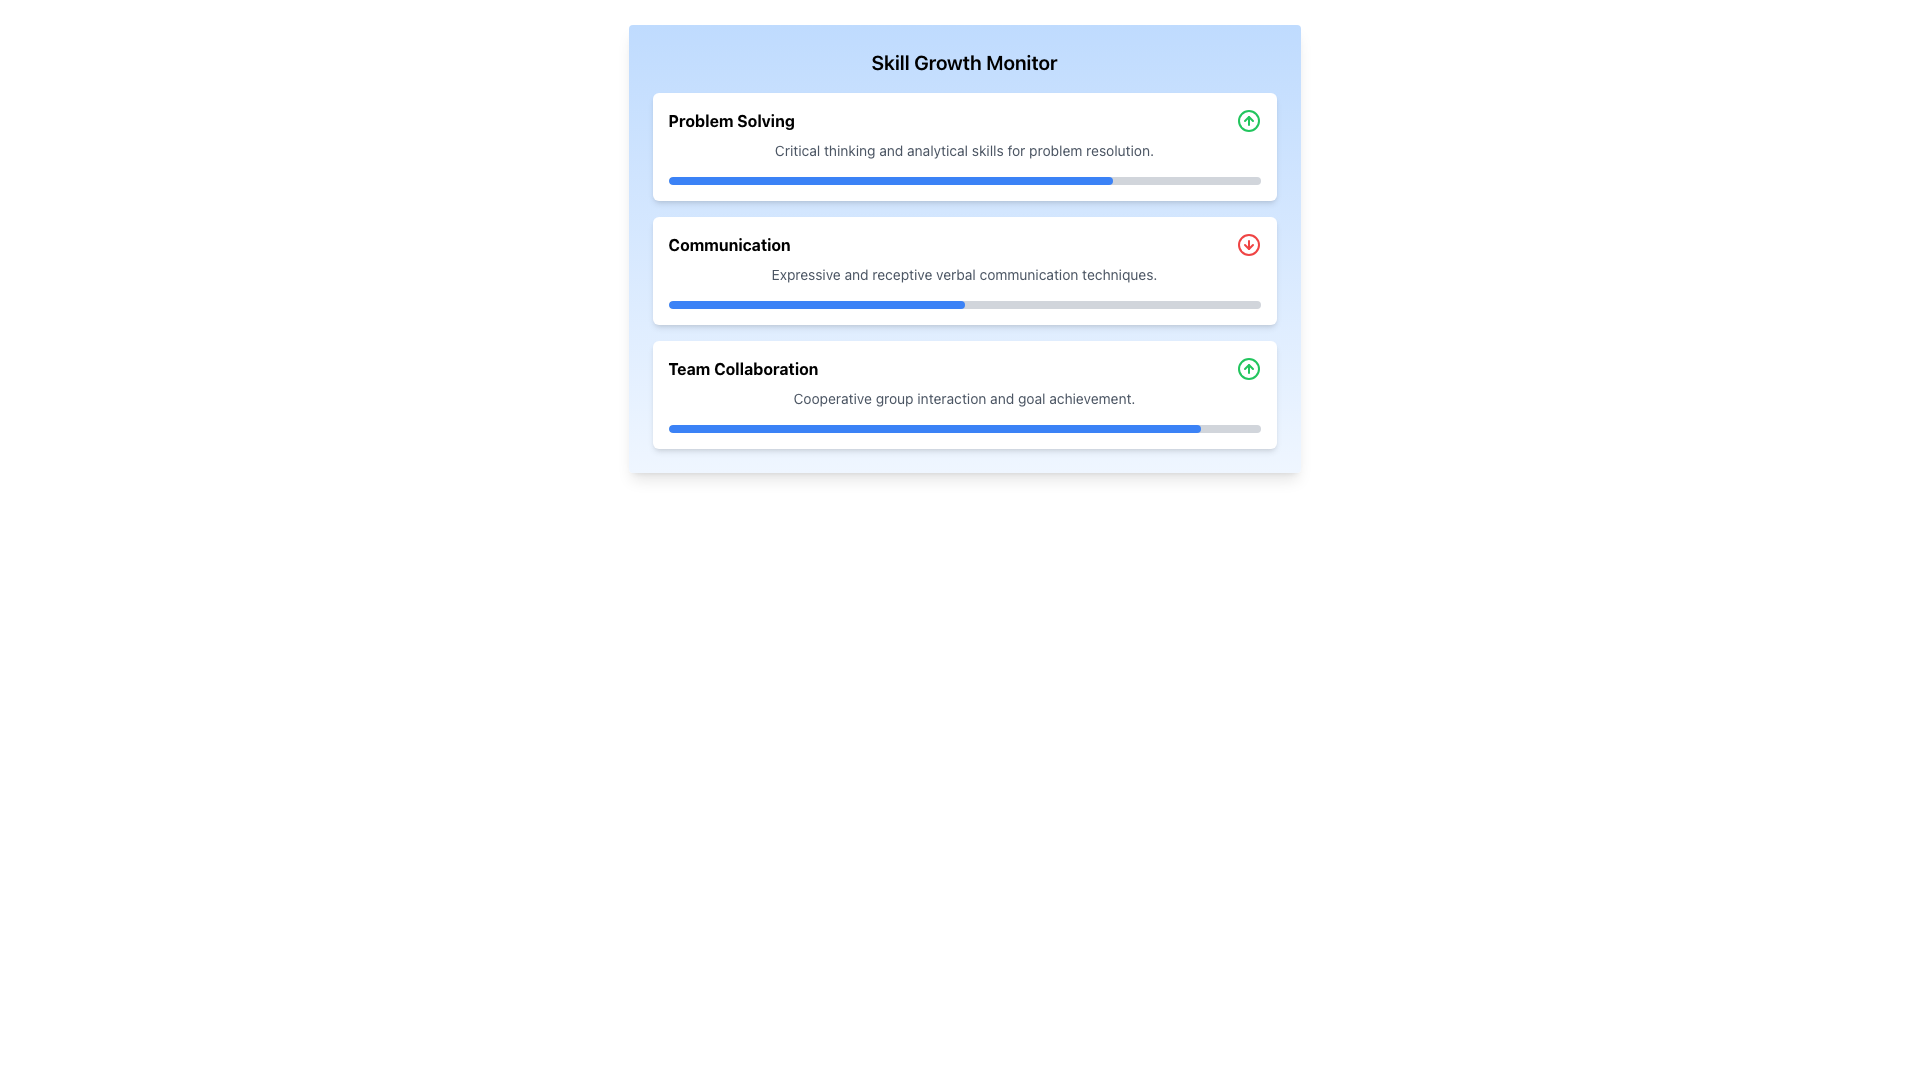 Image resolution: width=1920 pixels, height=1080 pixels. Describe the element at coordinates (816, 304) in the screenshot. I see `the horizontal blue progress bar with rounded ends located under the 'Communication' section in the 'Skill Growth Monitor' interface` at that location.